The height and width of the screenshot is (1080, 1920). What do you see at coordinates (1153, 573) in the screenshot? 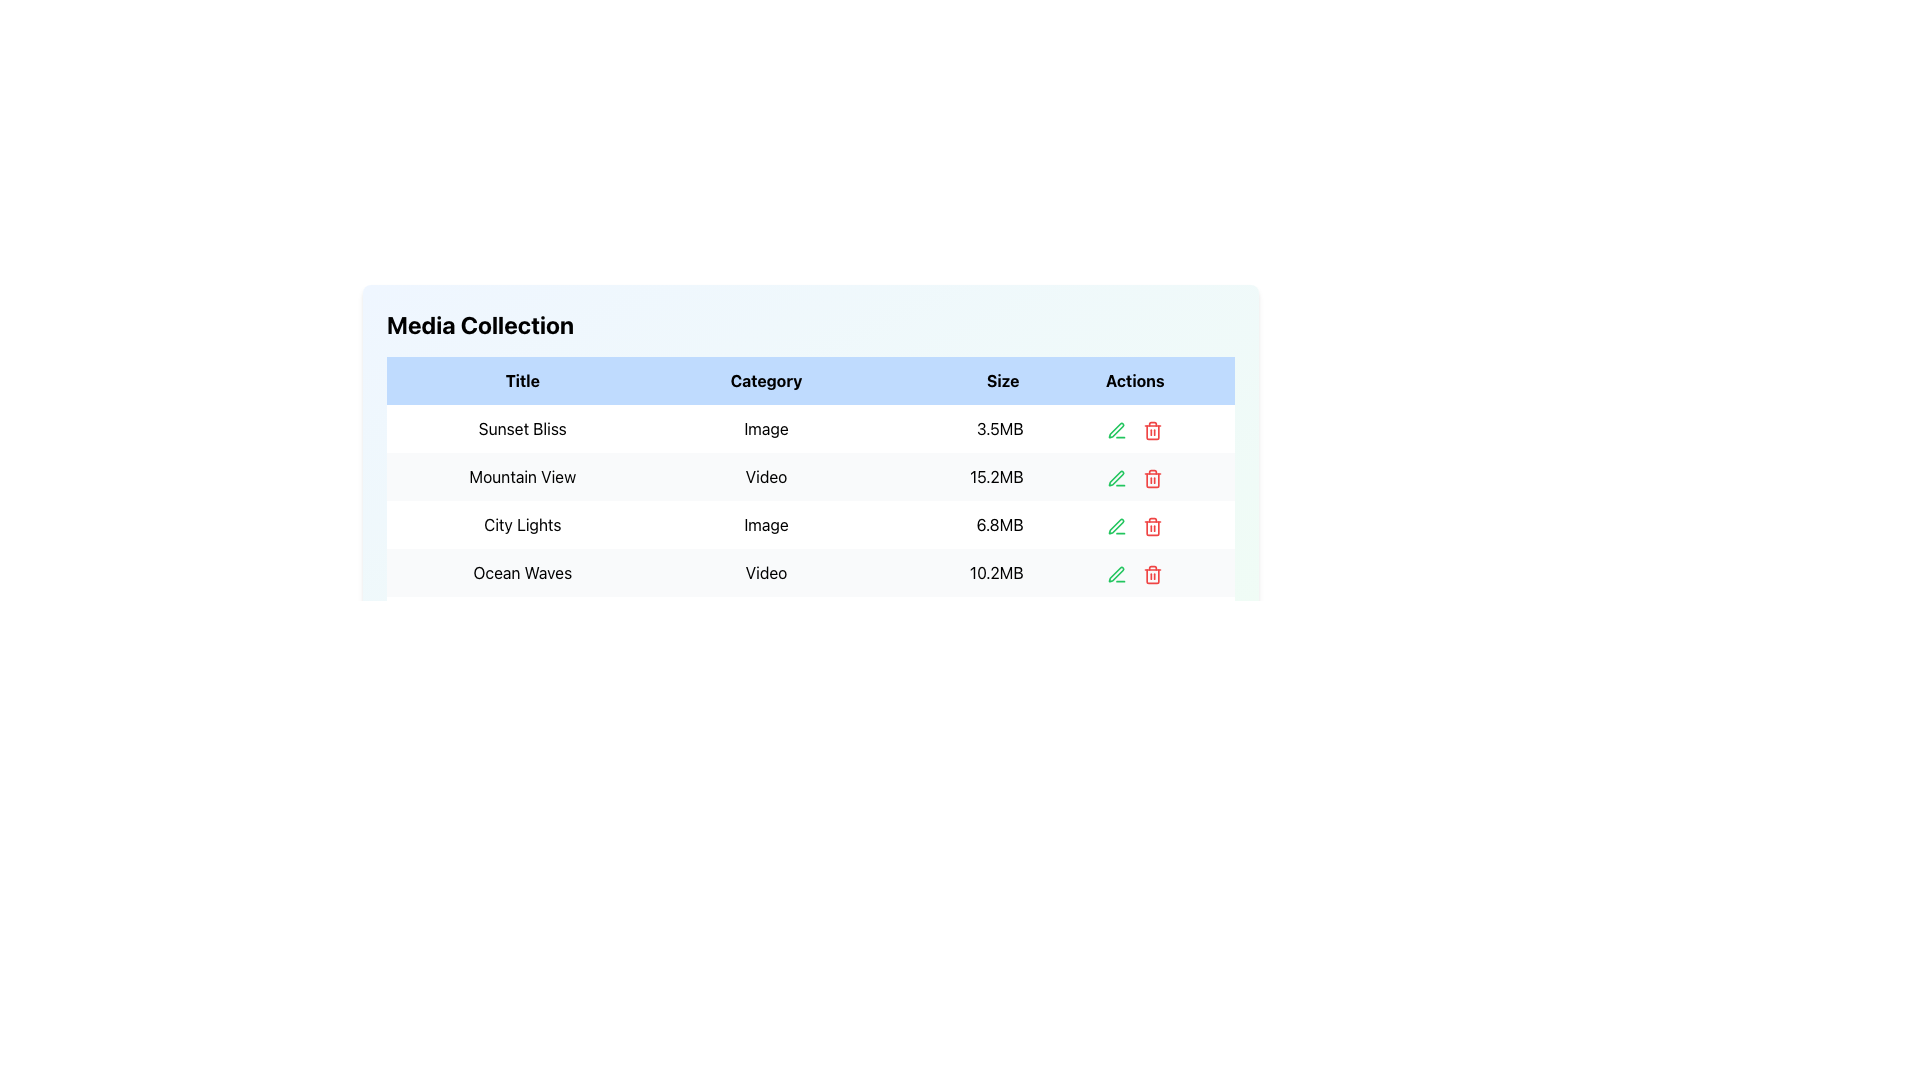
I see `the delete button located in the 'Actions' column of the row labeled 'Ocean Waves' and 'Video'` at bounding box center [1153, 573].